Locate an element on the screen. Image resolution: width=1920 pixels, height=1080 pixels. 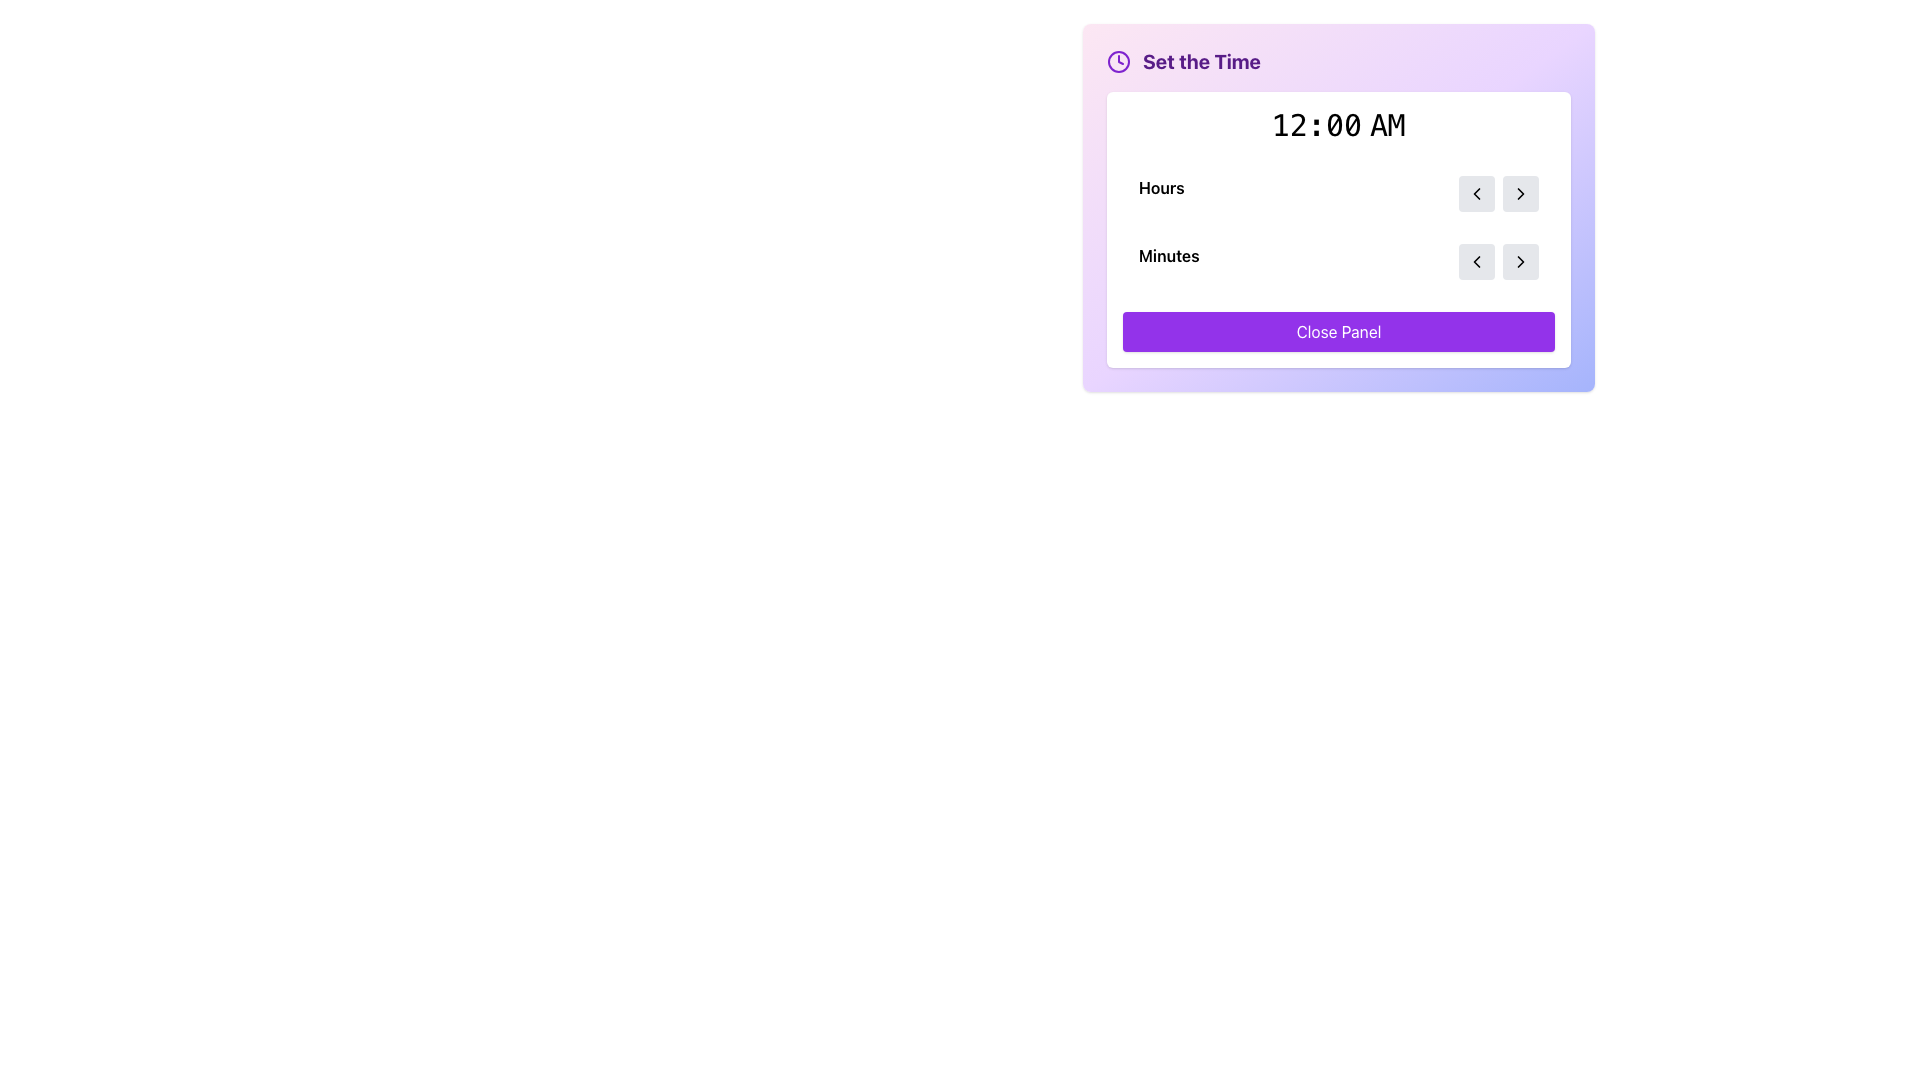
the increment button located in the bottom-right corner of the 'Minutes' section of the time-setting panel to trigger the hover effect is located at coordinates (1520, 261).